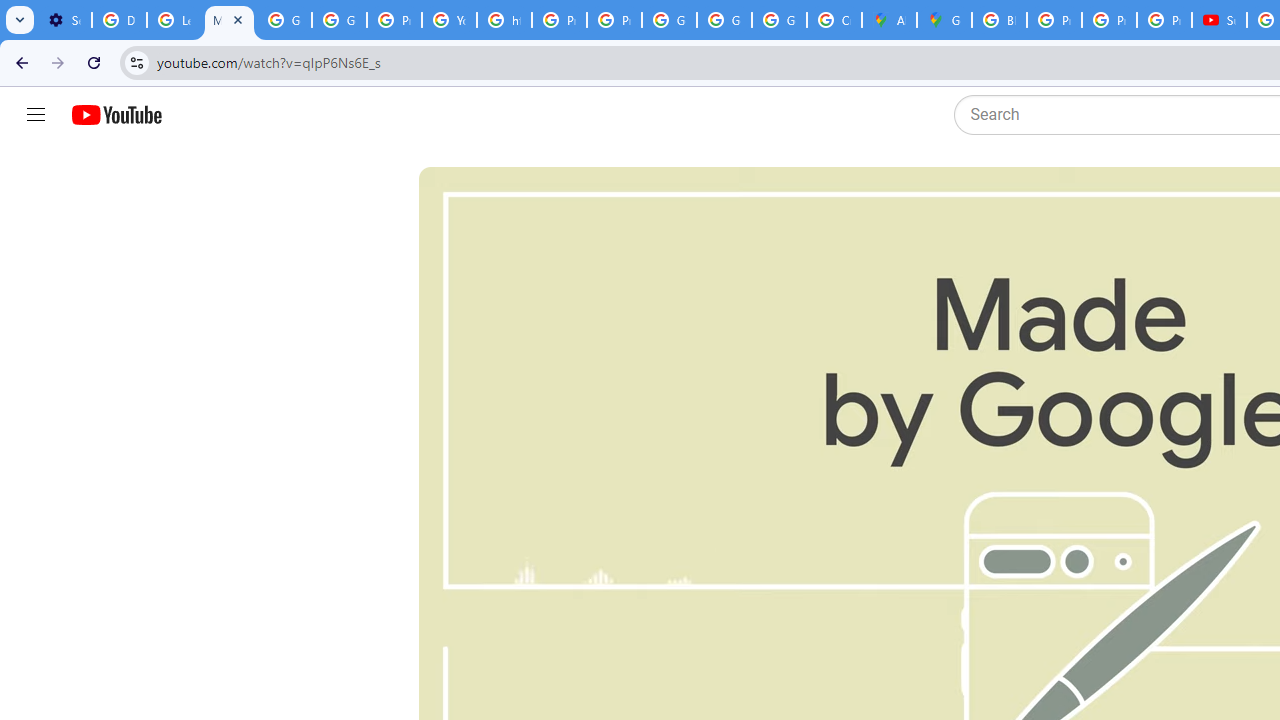 The height and width of the screenshot is (720, 1280). Describe the element at coordinates (115, 115) in the screenshot. I see `'YouTube Home'` at that location.